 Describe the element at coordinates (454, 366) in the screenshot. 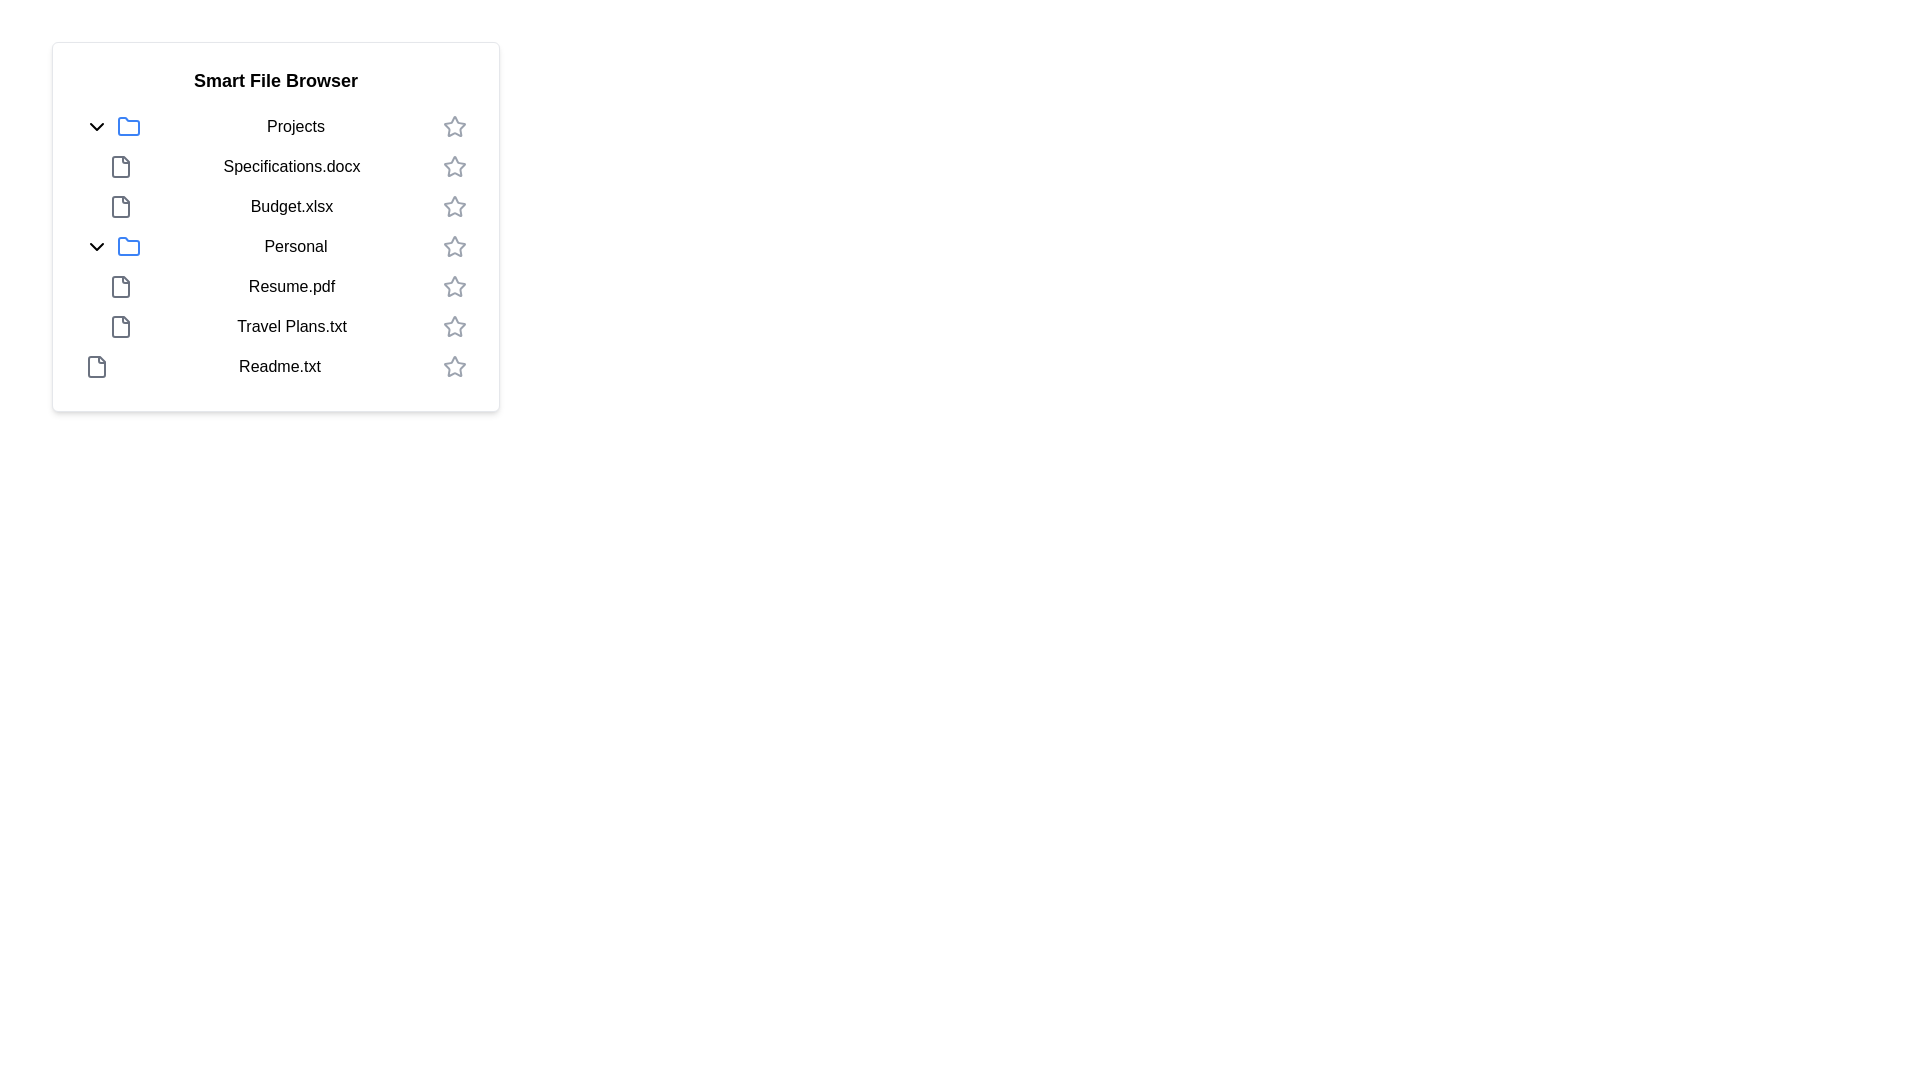

I see `the Star icon, which marks the 'Readme.txt' file as a favorite` at that location.